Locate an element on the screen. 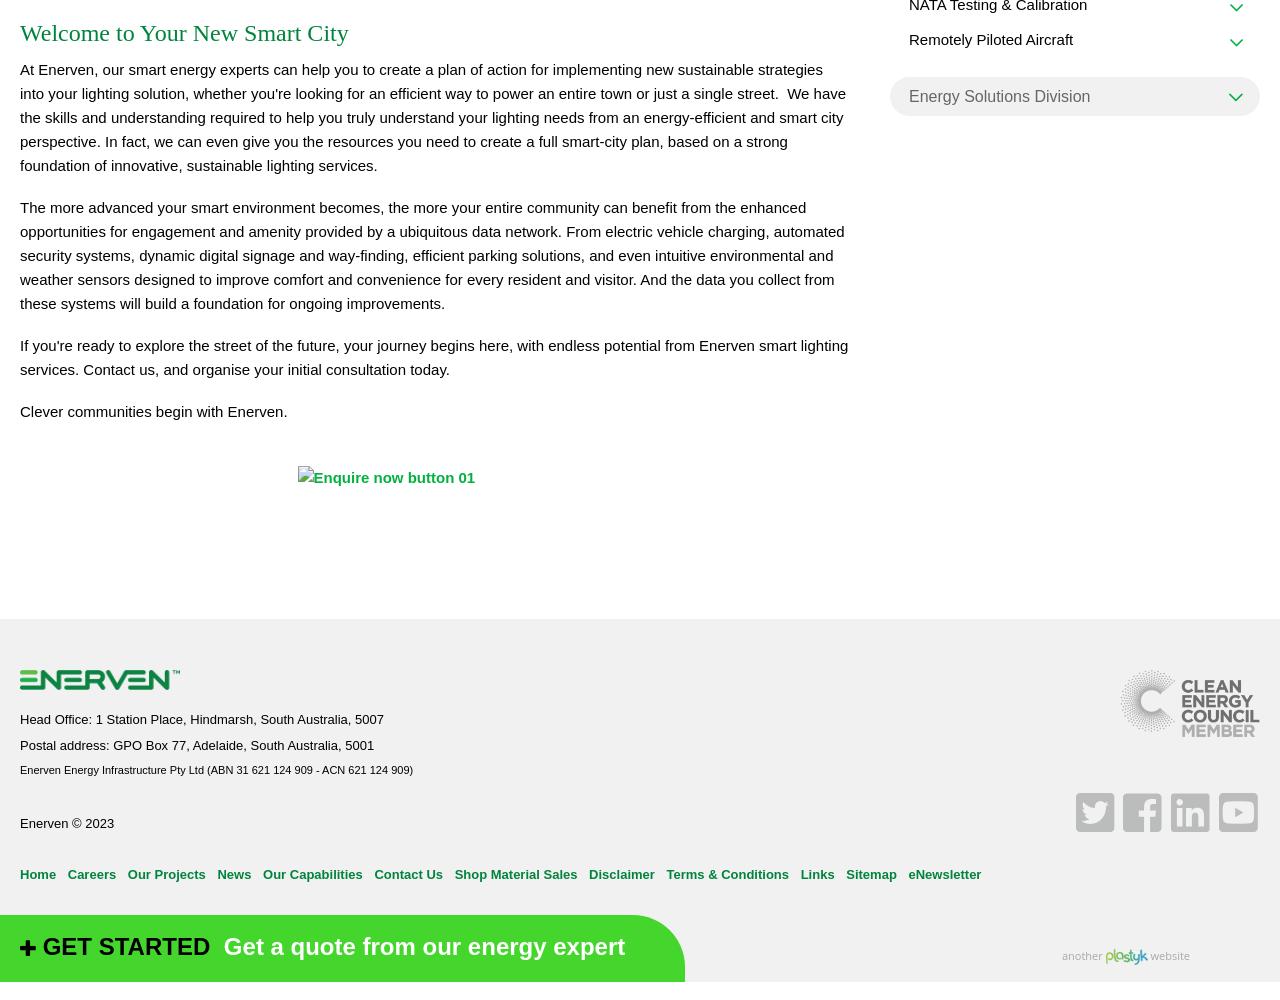  'another' is located at coordinates (1082, 953).